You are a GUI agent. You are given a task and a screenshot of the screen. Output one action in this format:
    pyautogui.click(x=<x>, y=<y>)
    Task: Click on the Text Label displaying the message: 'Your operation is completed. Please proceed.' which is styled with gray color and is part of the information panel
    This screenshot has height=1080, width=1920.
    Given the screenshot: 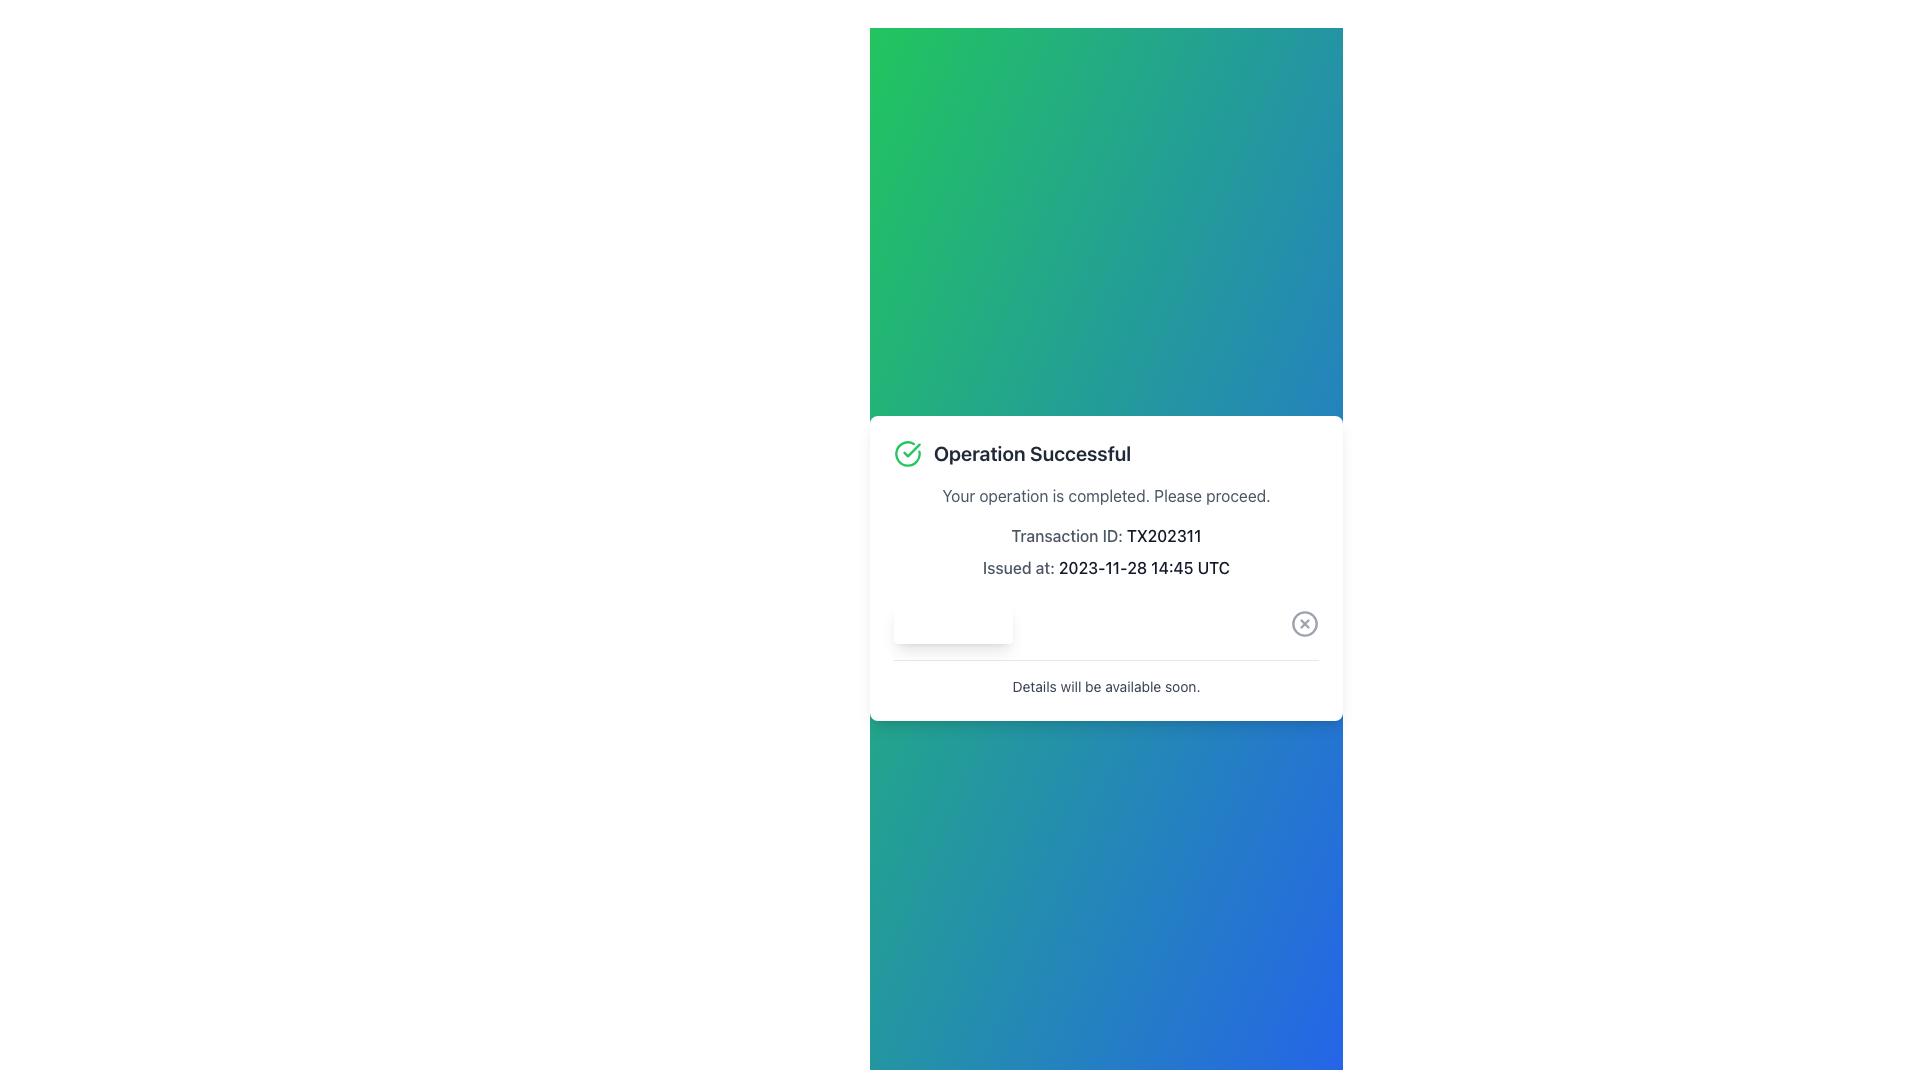 What is the action you would take?
    pyautogui.click(x=1105, y=495)
    